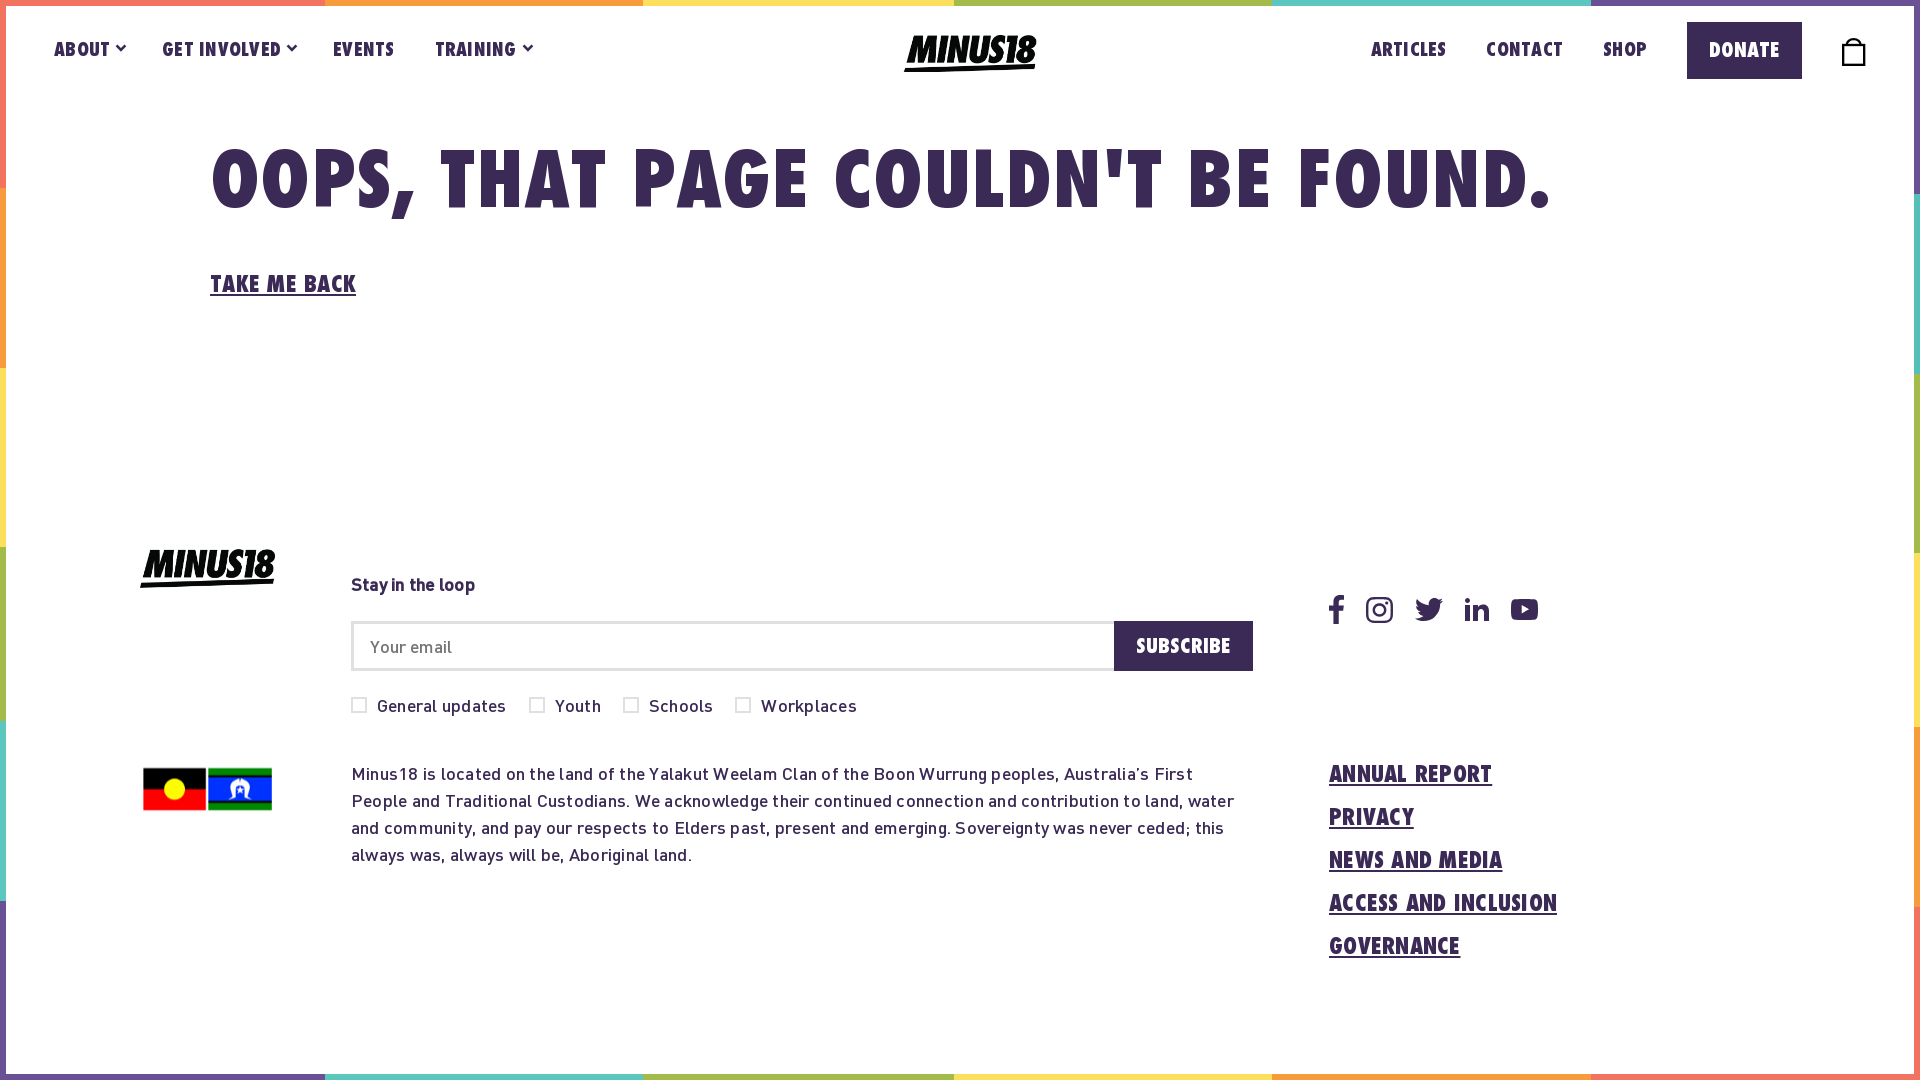  What do you see at coordinates (1329, 774) in the screenshot?
I see `'ANNUAL REPORT'` at bounding box center [1329, 774].